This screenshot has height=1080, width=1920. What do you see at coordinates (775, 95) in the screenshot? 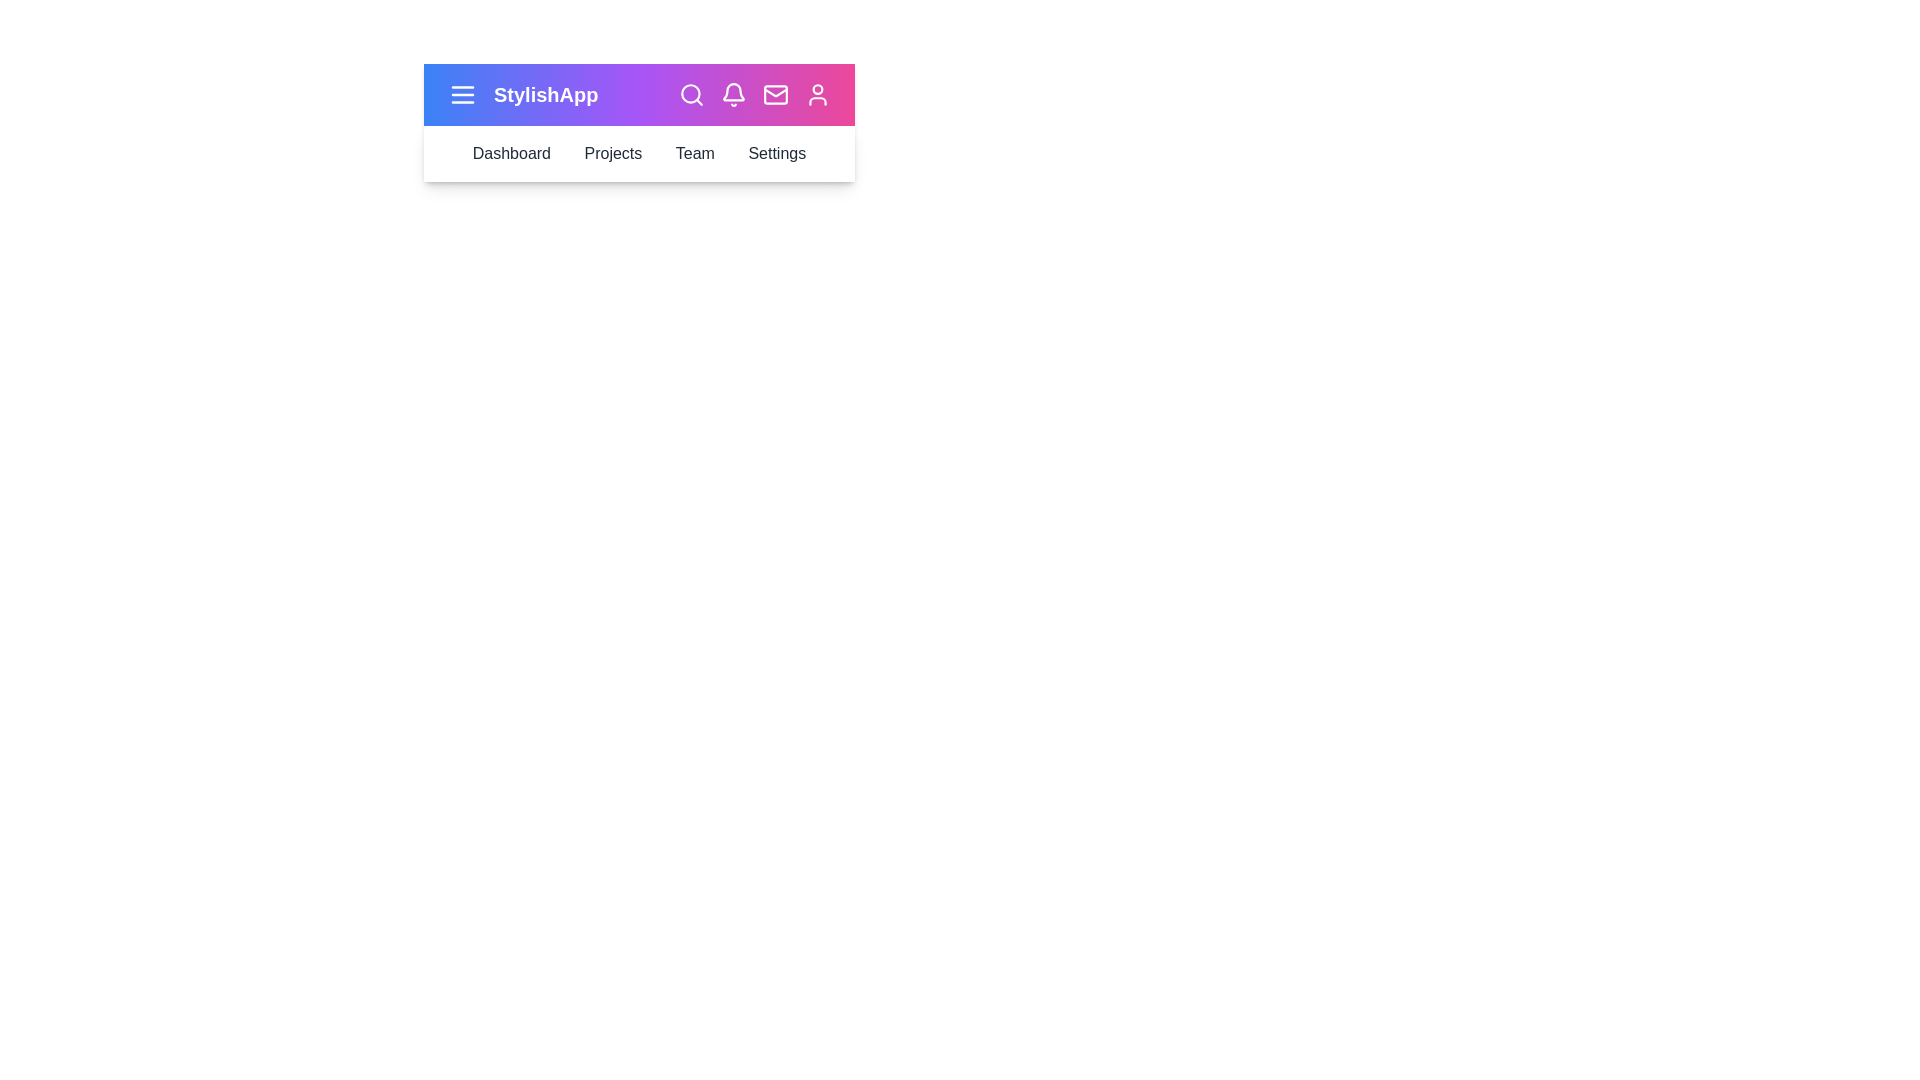
I see `the mail icon to access messages` at bounding box center [775, 95].